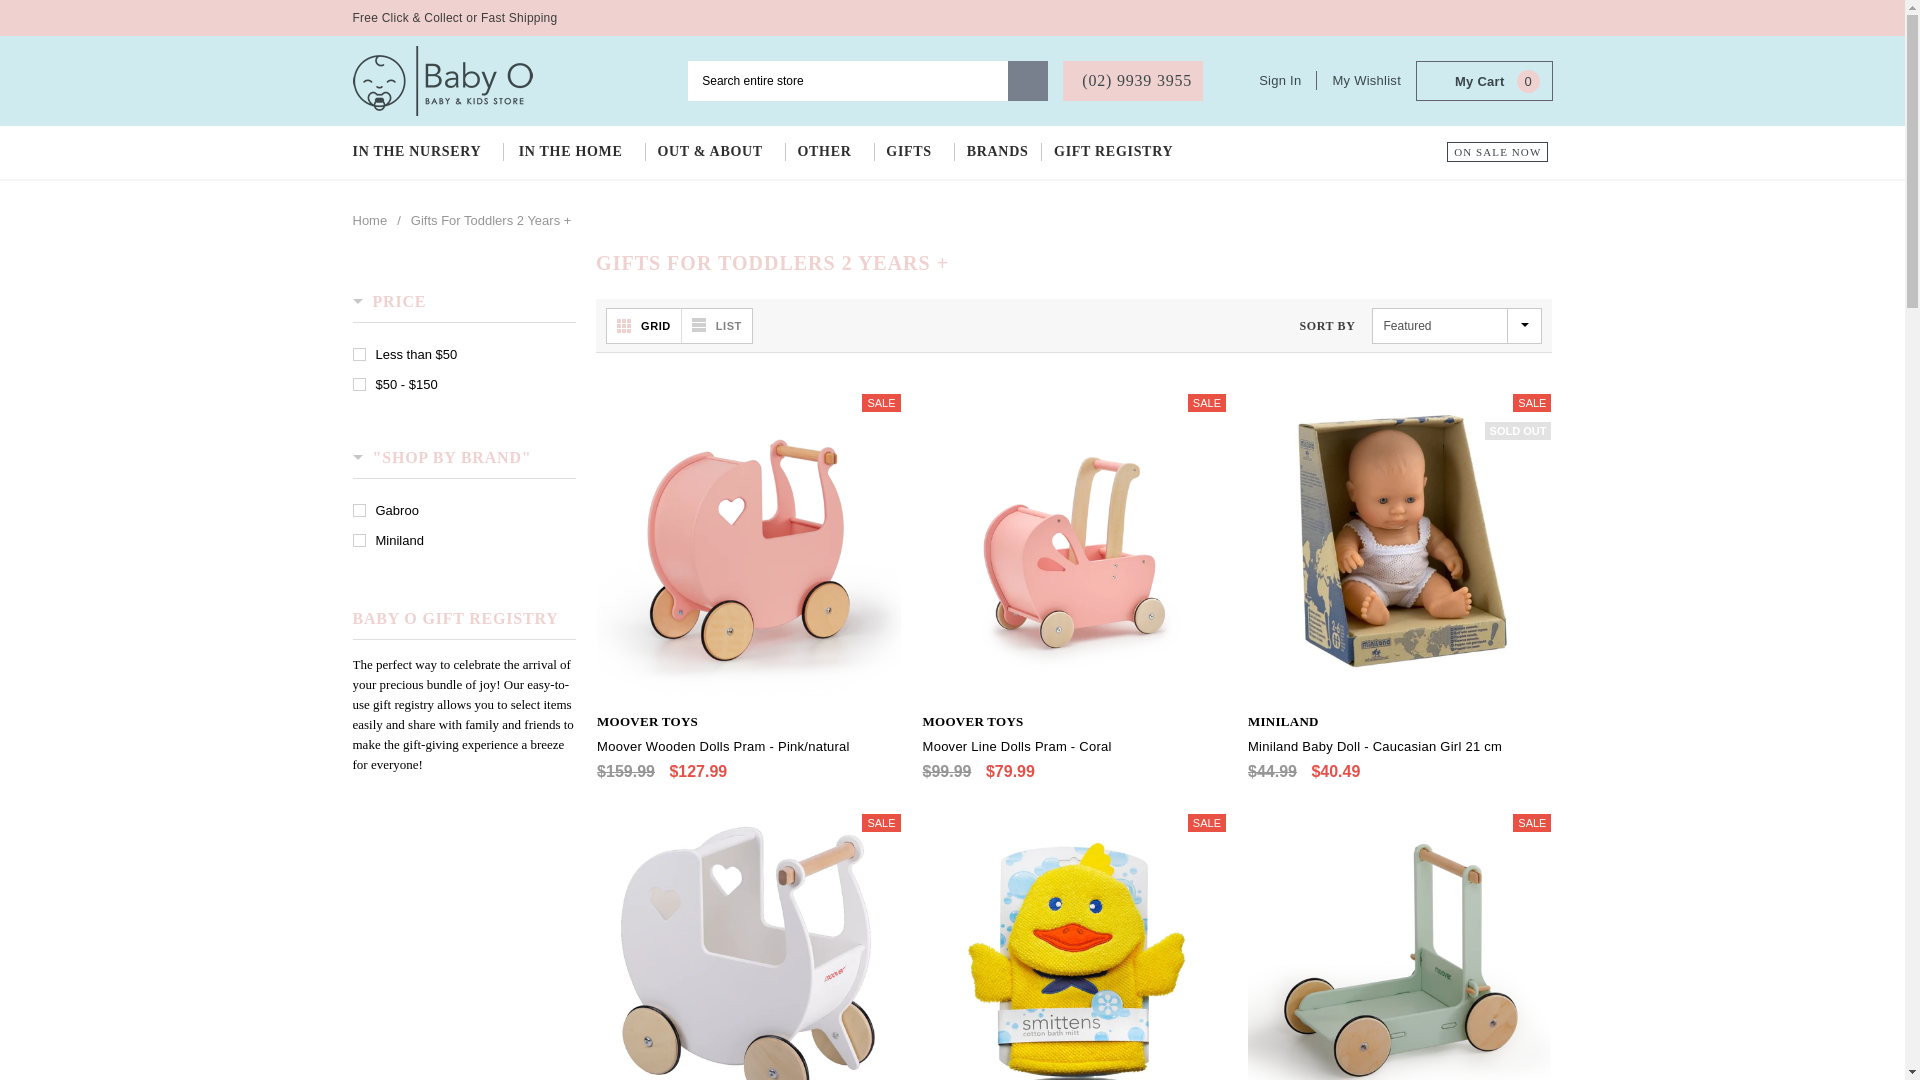  Describe the element at coordinates (369, 220) in the screenshot. I see `'Home'` at that location.